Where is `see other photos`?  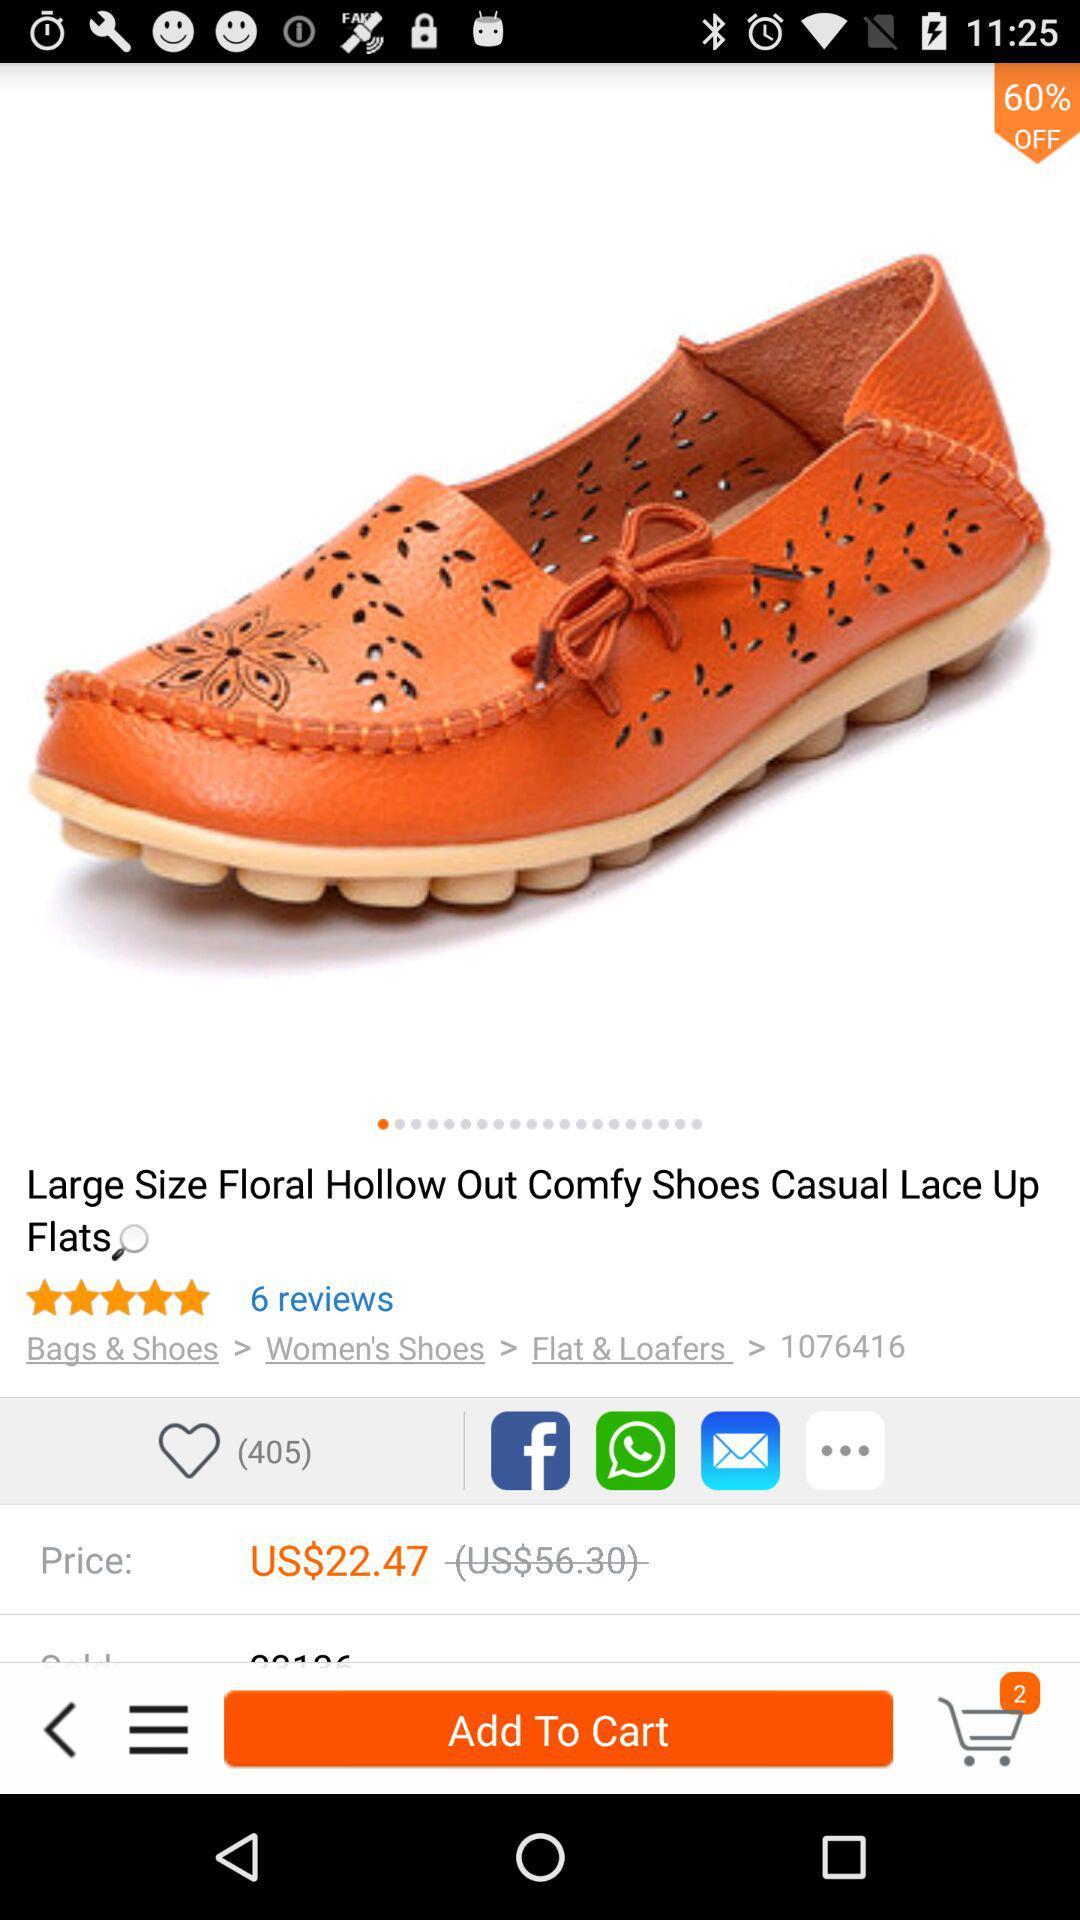
see other photos is located at coordinates (514, 1124).